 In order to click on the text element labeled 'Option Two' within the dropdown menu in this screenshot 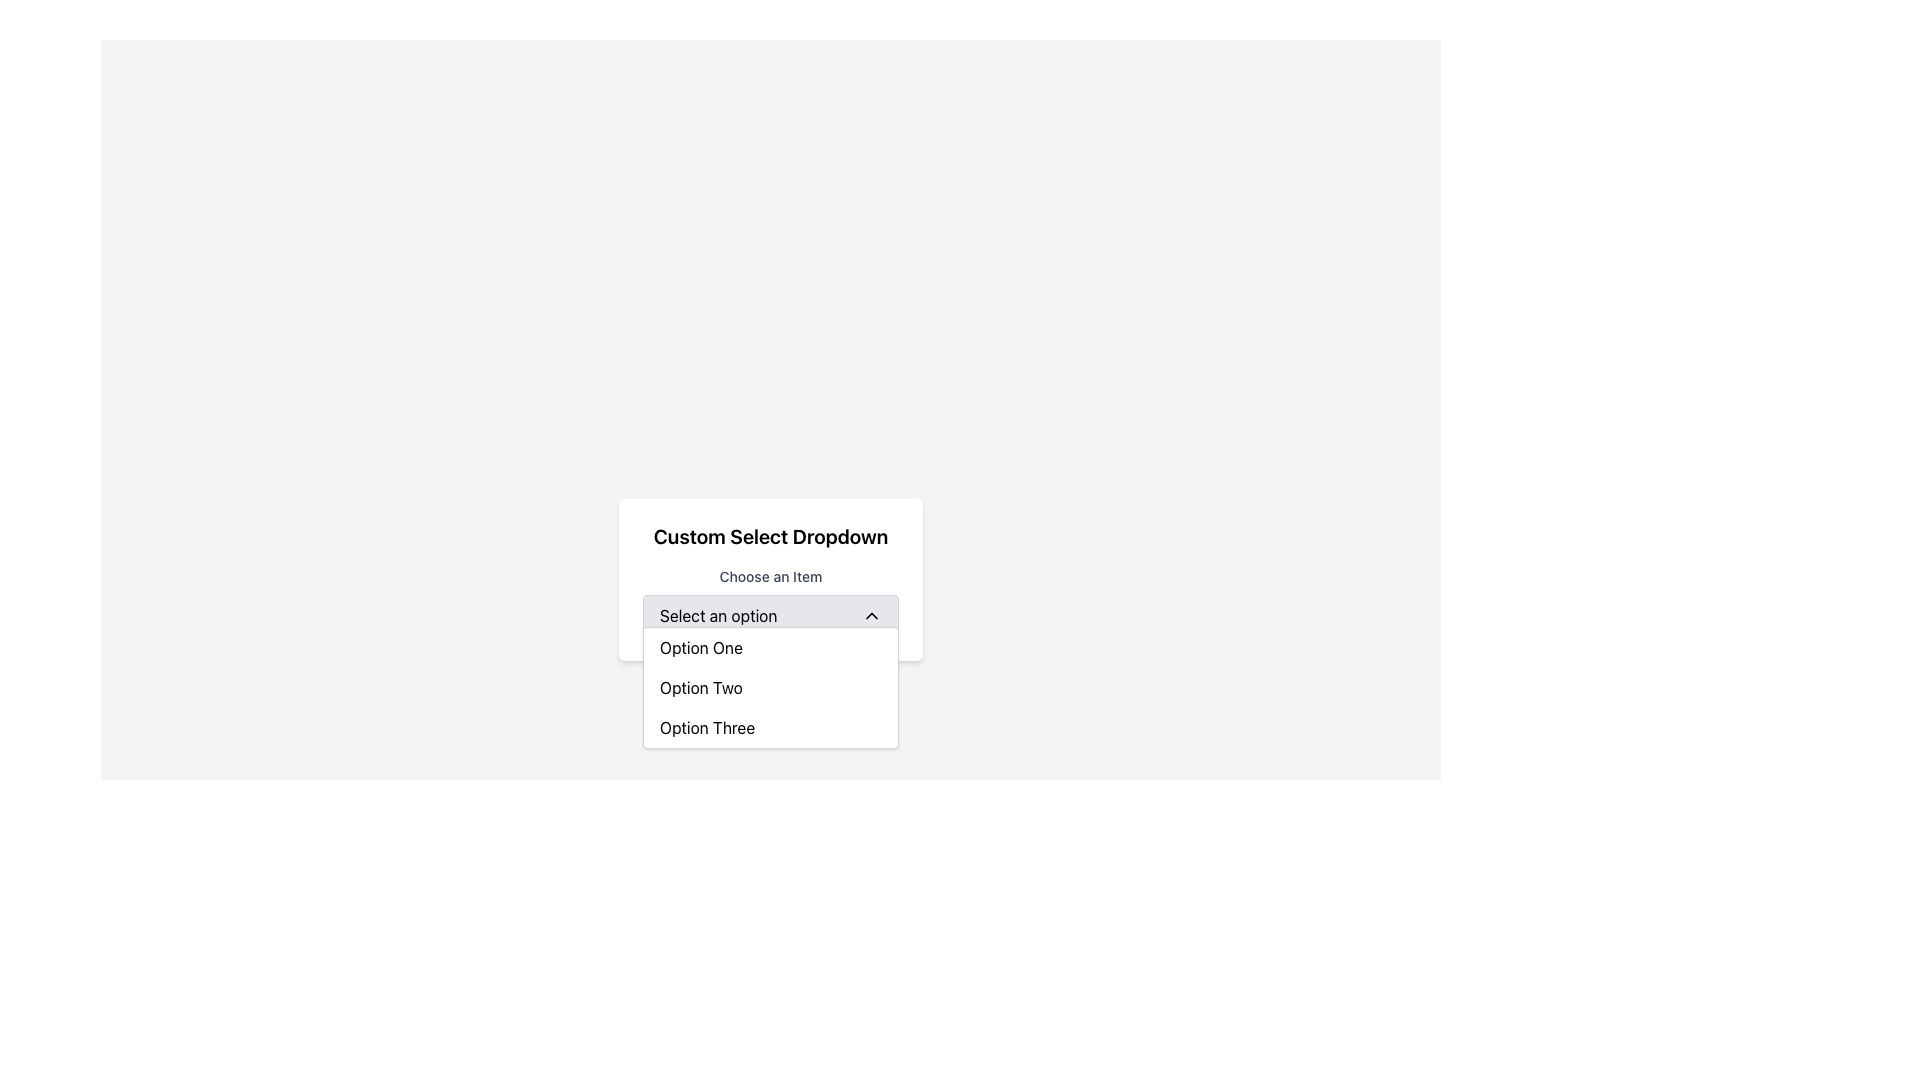, I will do `click(701, 686)`.